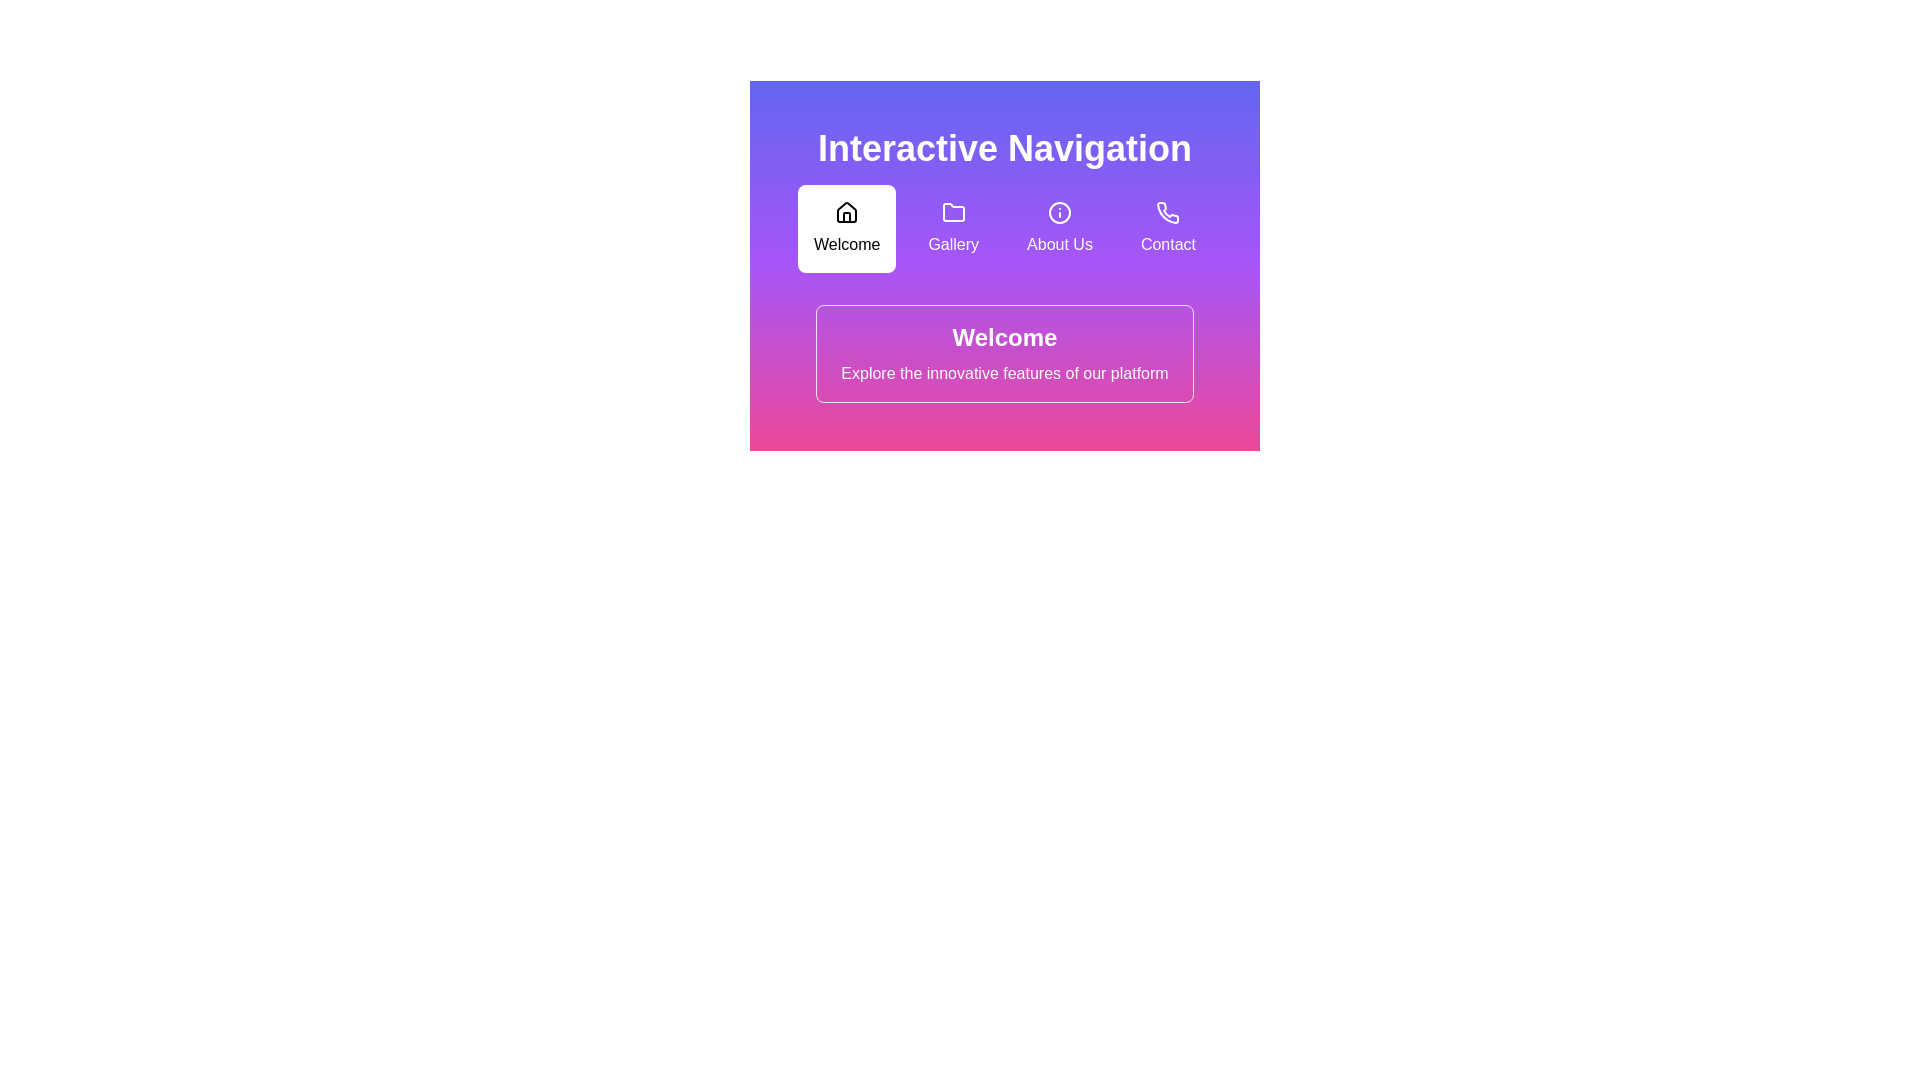  What do you see at coordinates (1059, 212) in the screenshot?
I see `the circular 'info' icon with a hollow border and a dot inside, located above the 'About Us' text on a purple gradient background` at bounding box center [1059, 212].